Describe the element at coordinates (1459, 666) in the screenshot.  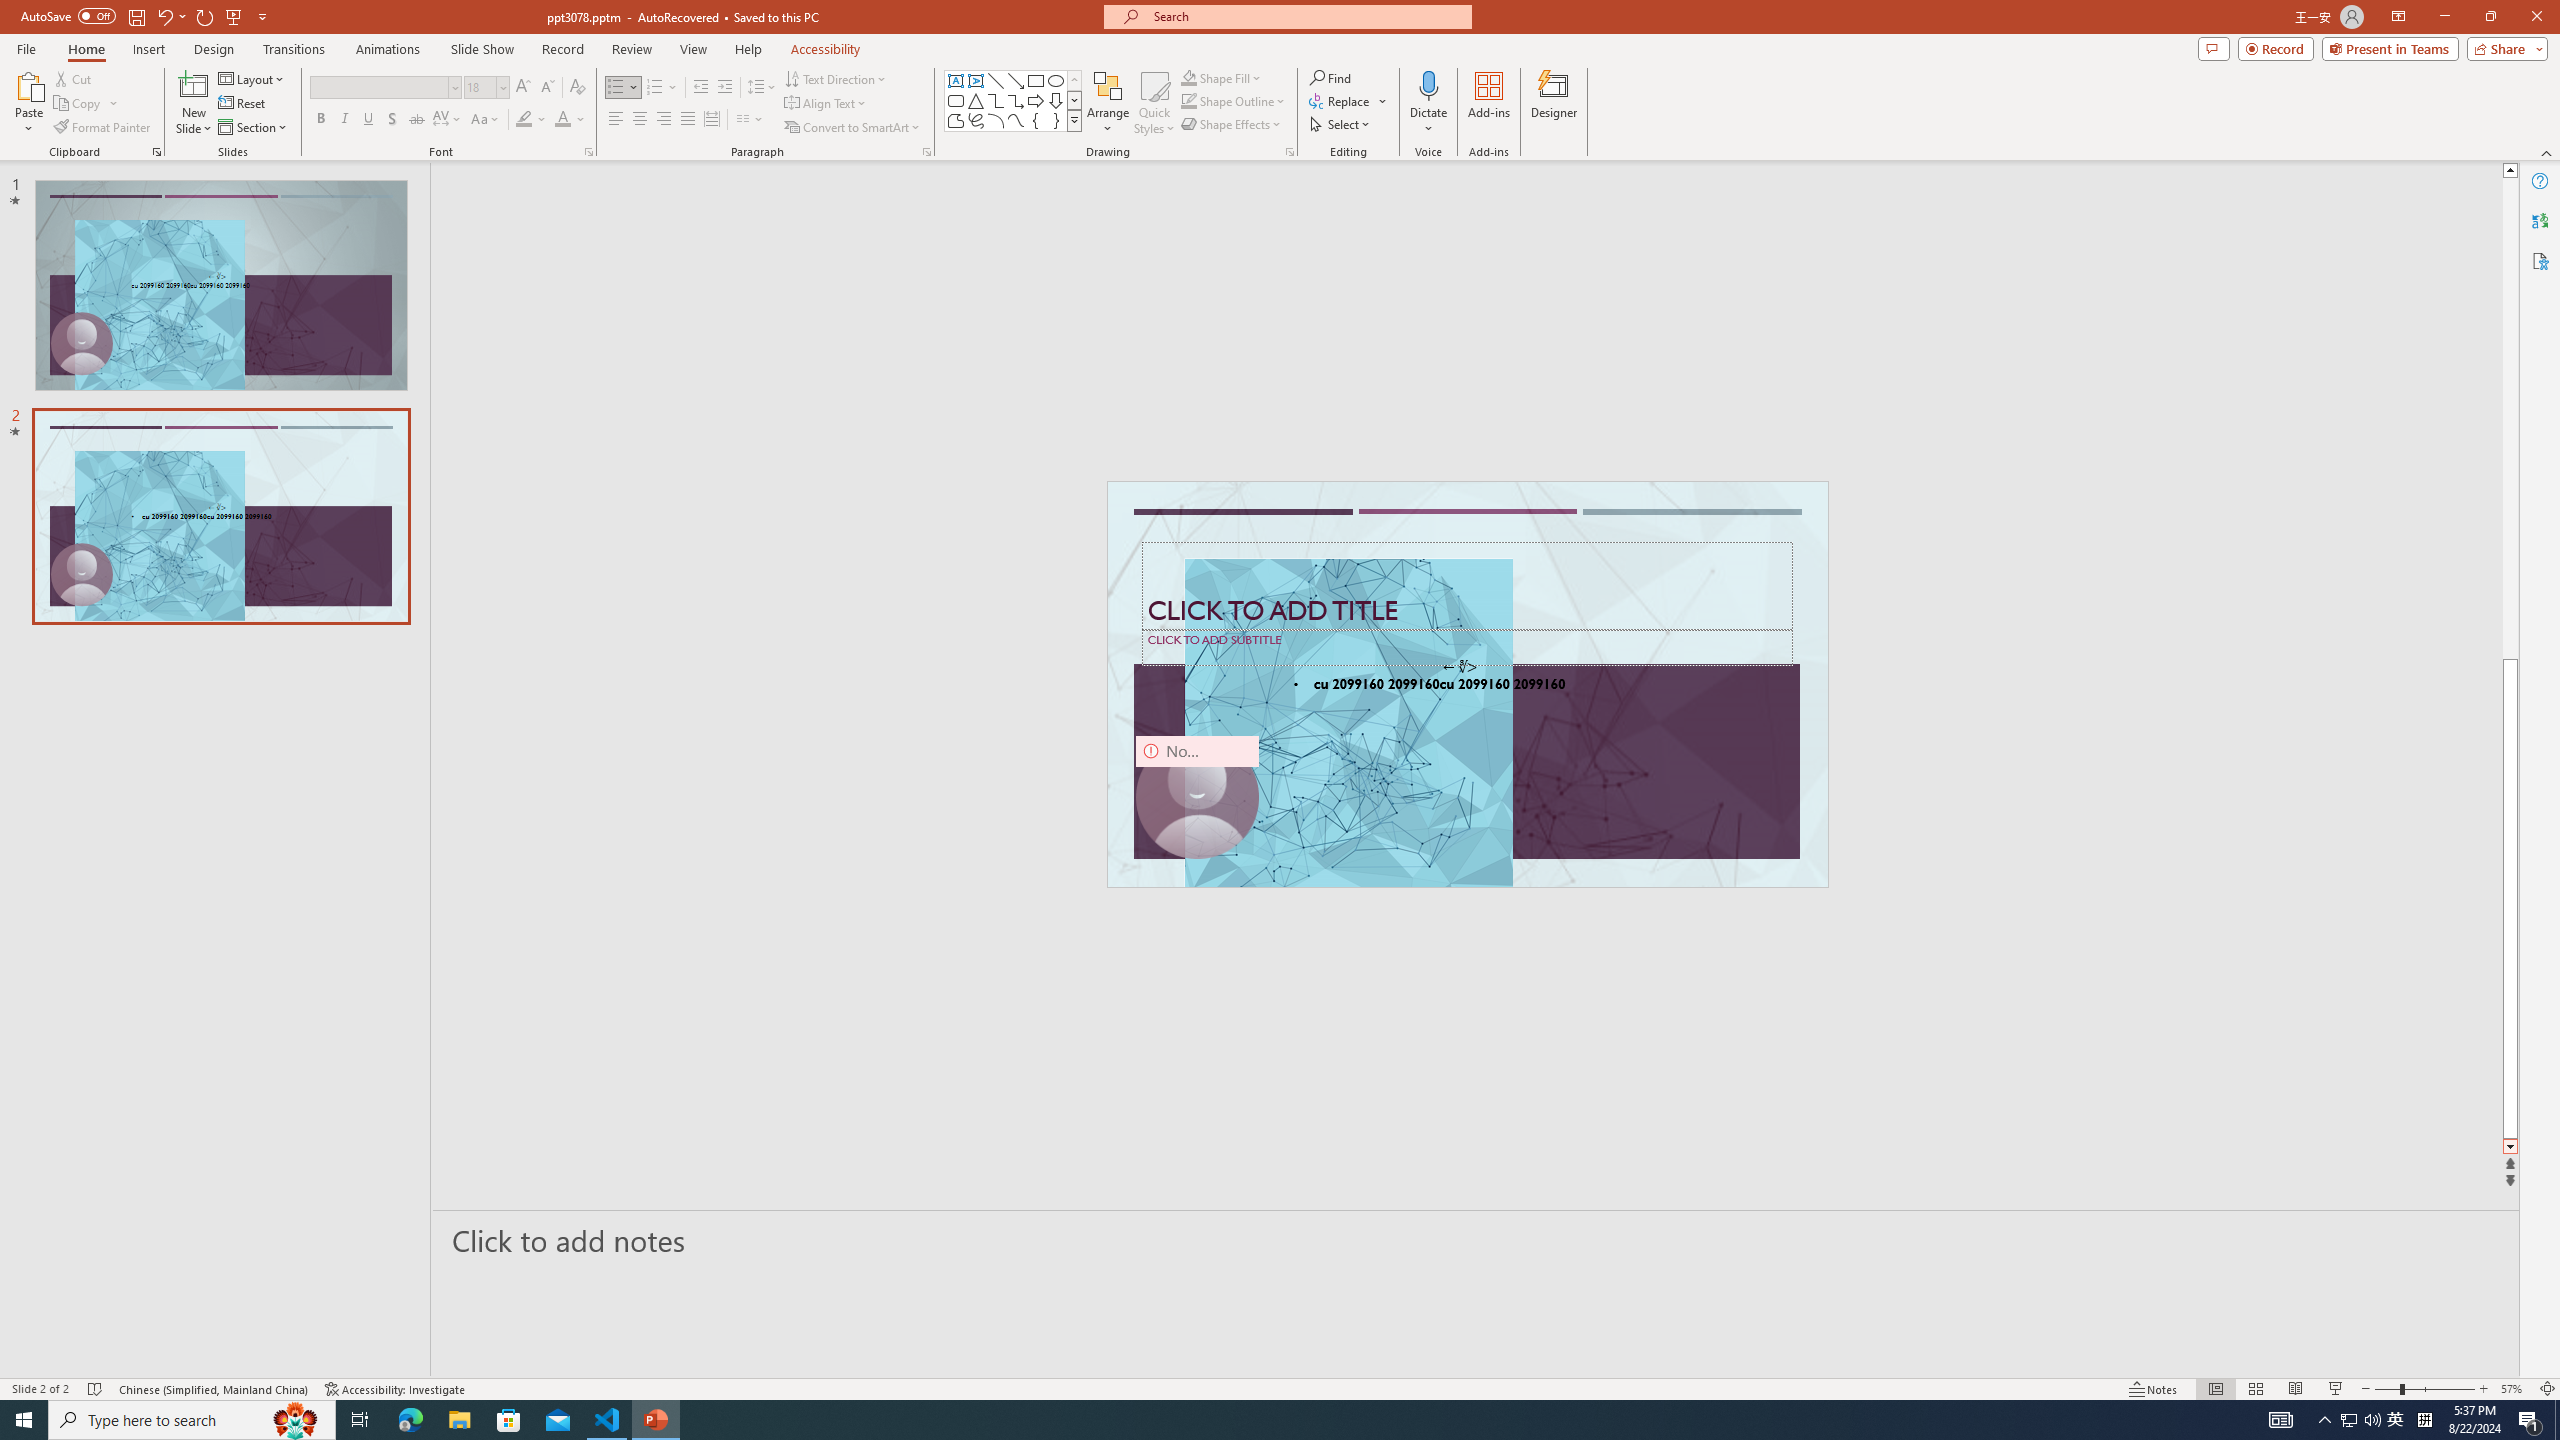
I see `'TextBox 7'` at that location.